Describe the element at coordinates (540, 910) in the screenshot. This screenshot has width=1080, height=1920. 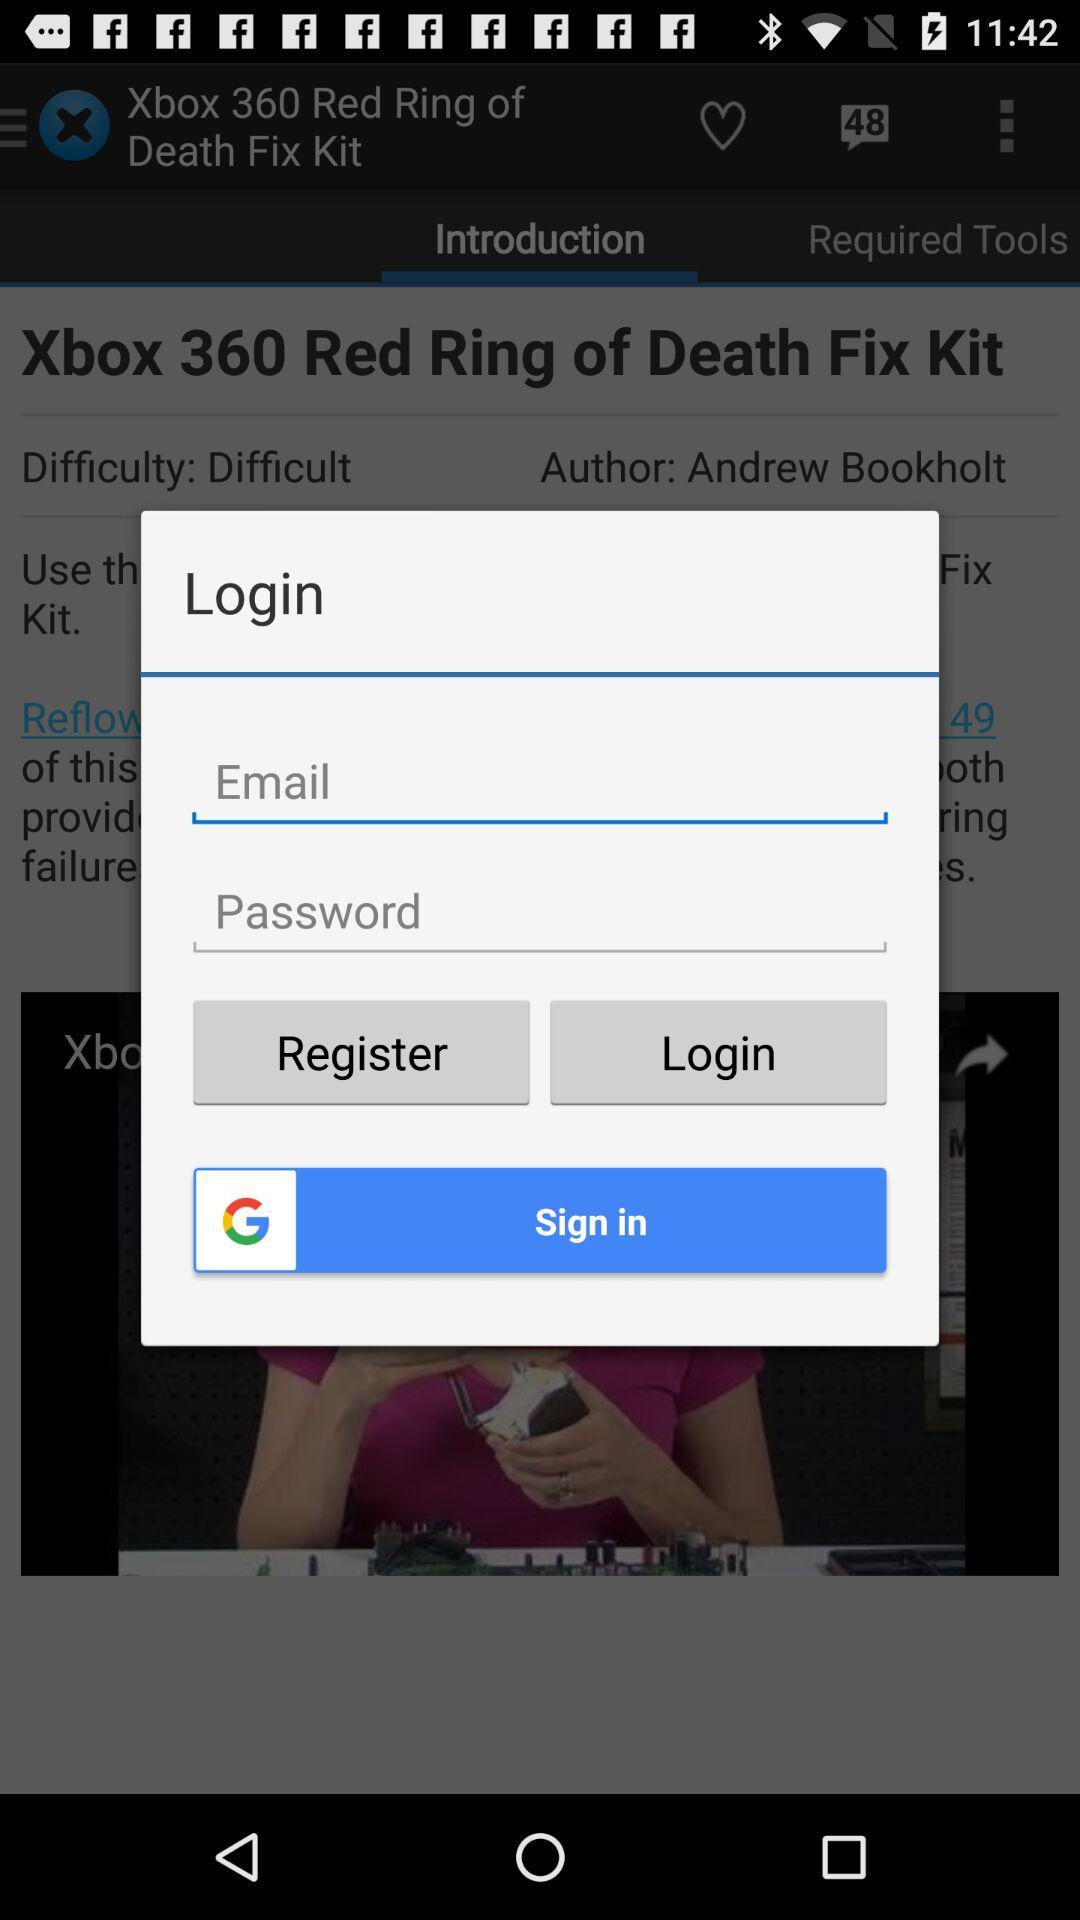
I see `type password code` at that location.